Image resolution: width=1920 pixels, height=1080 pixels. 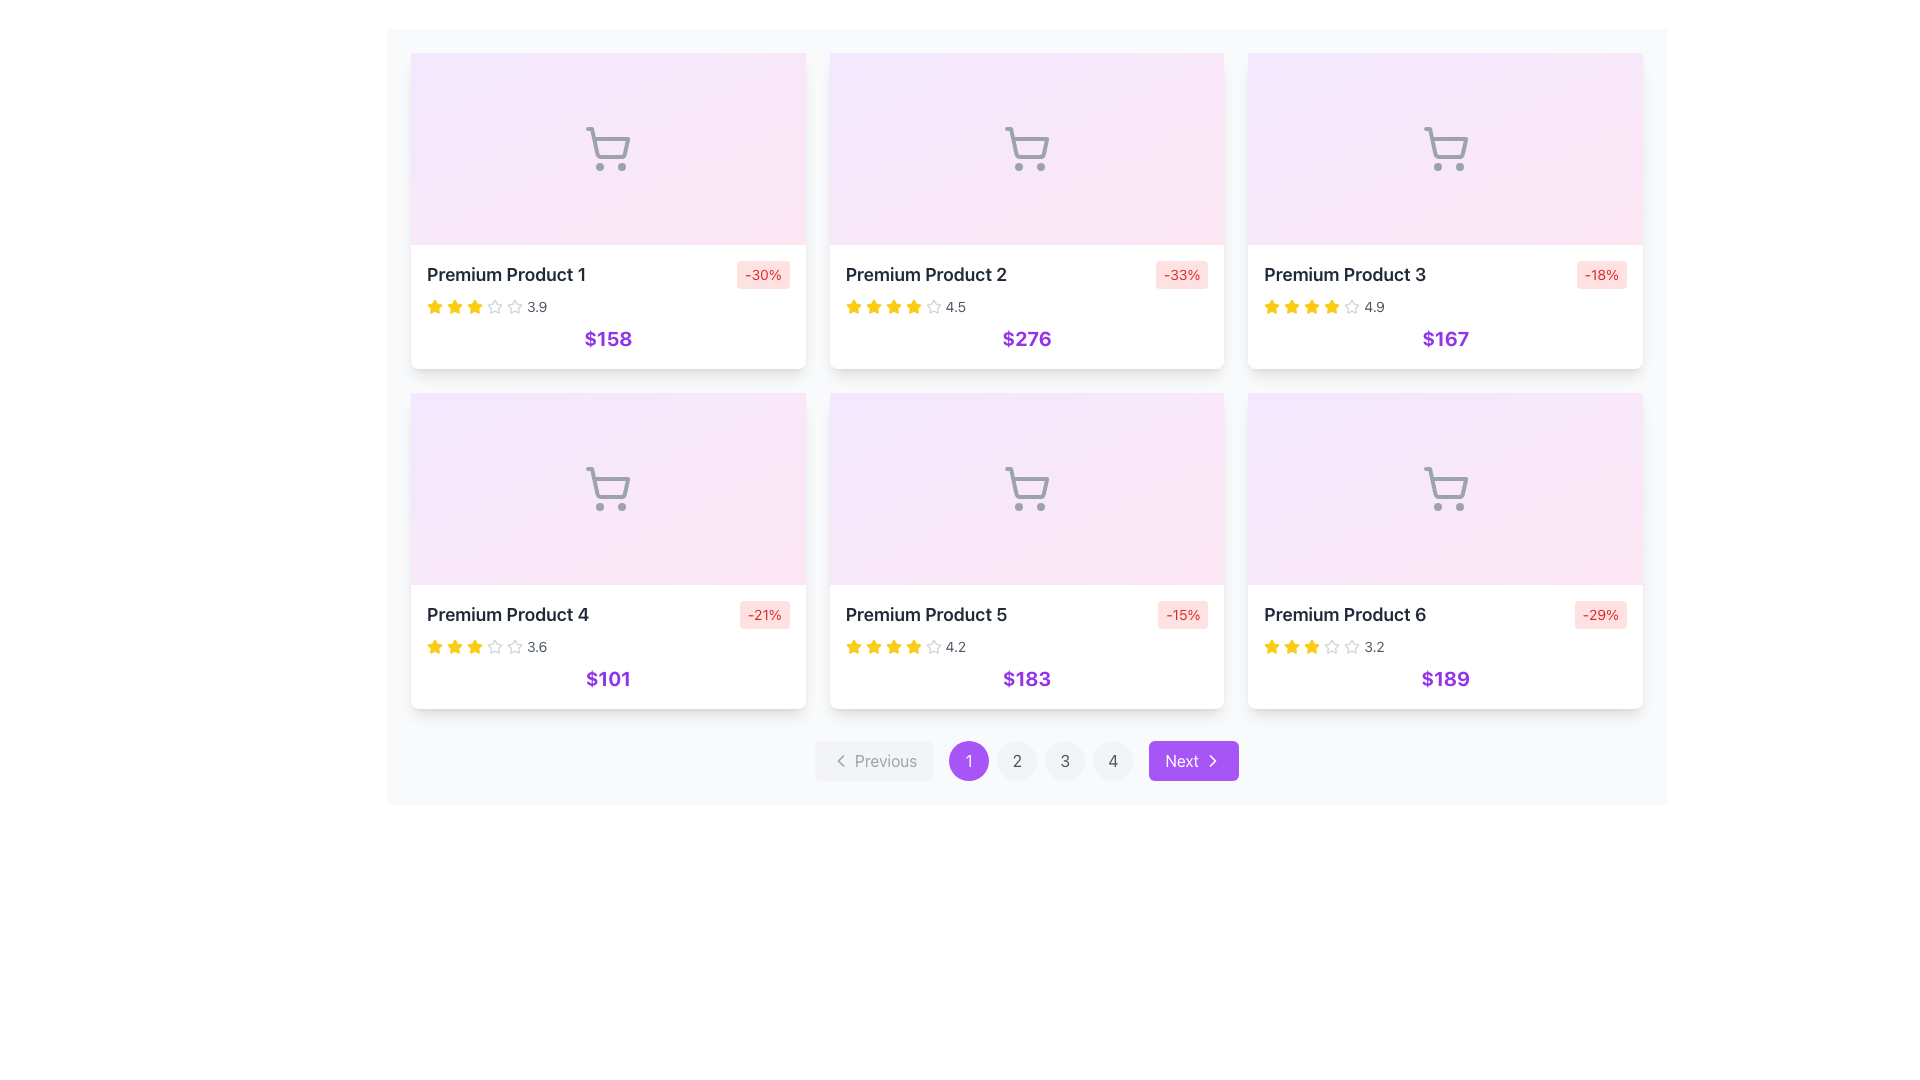 What do you see at coordinates (925, 274) in the screenshot?
I see `text displayed in the styled text display labeled 'Premium Product 2', which is part of the second product card in the top row` at bounding box center [925, 274].